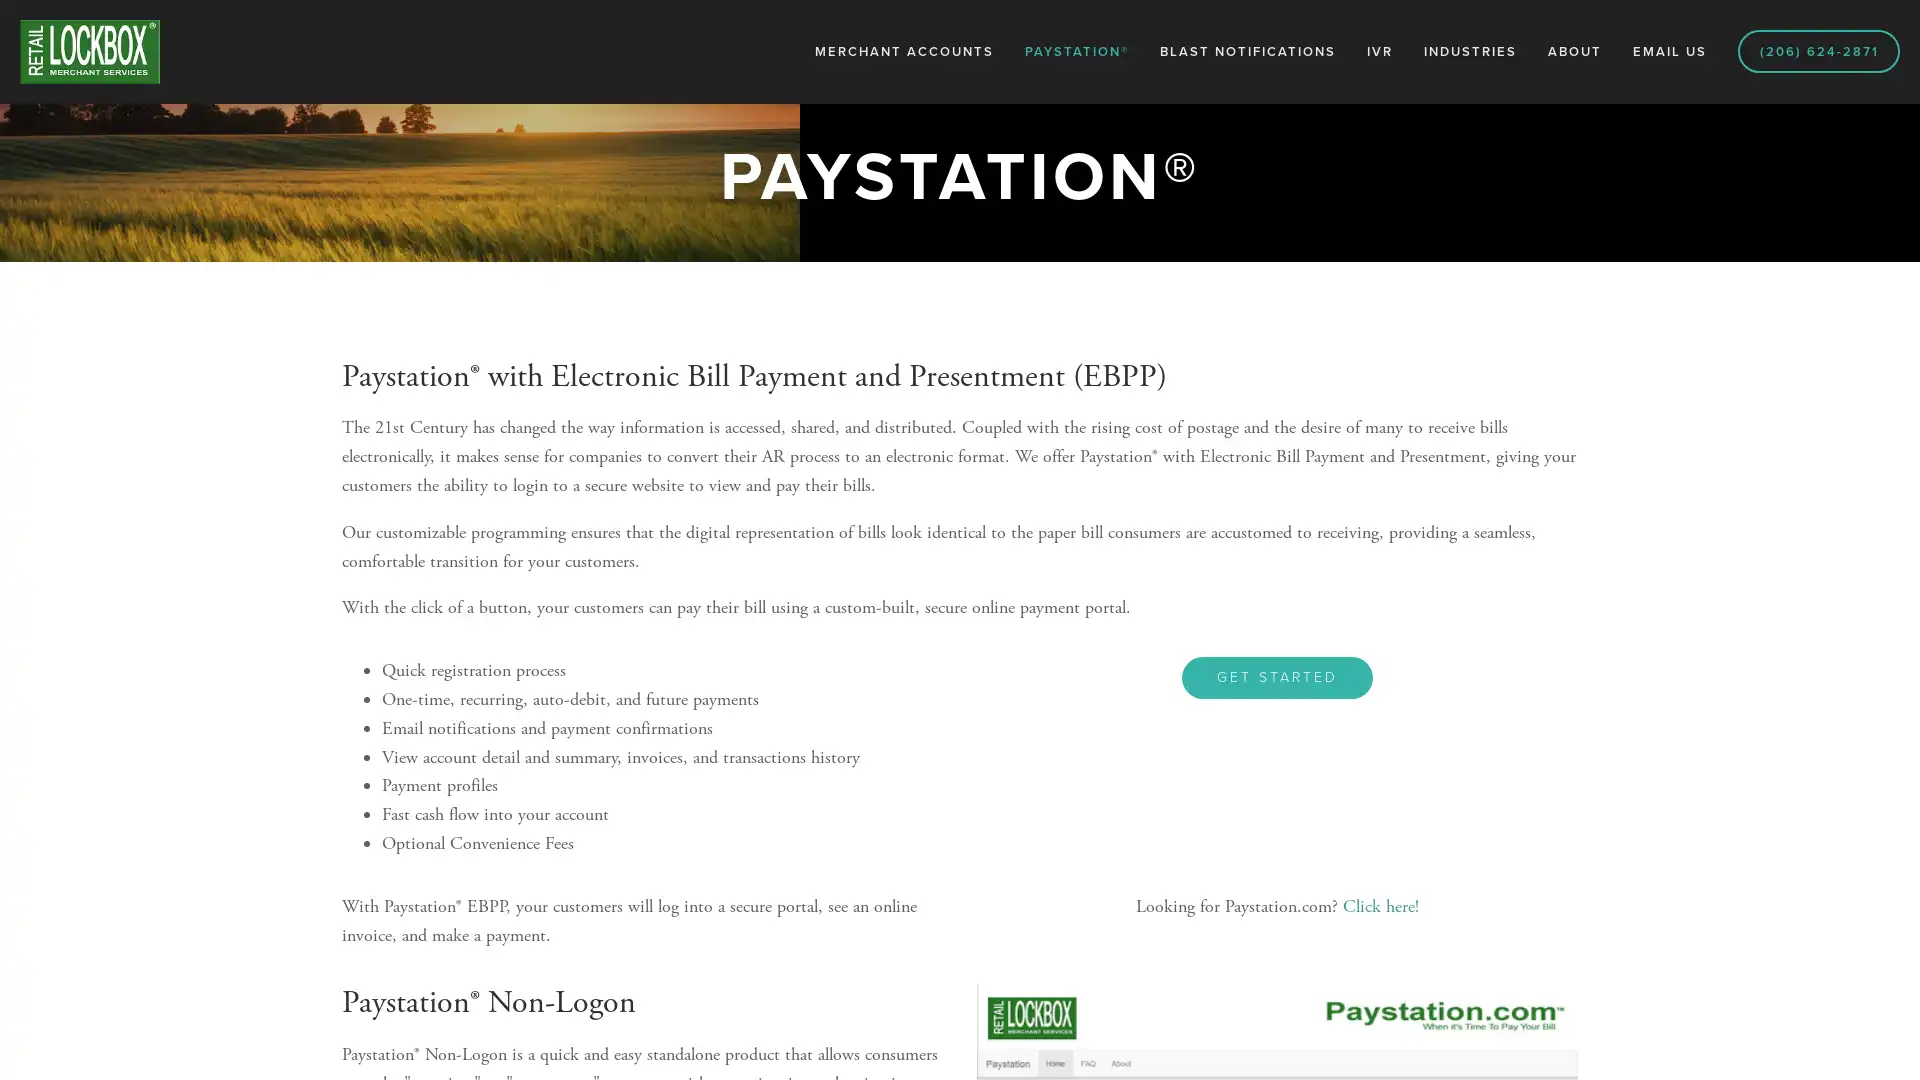 The height and width of the screenshot is (1080, 1920). I want to click on GET STARTED, so click(1276, 677).